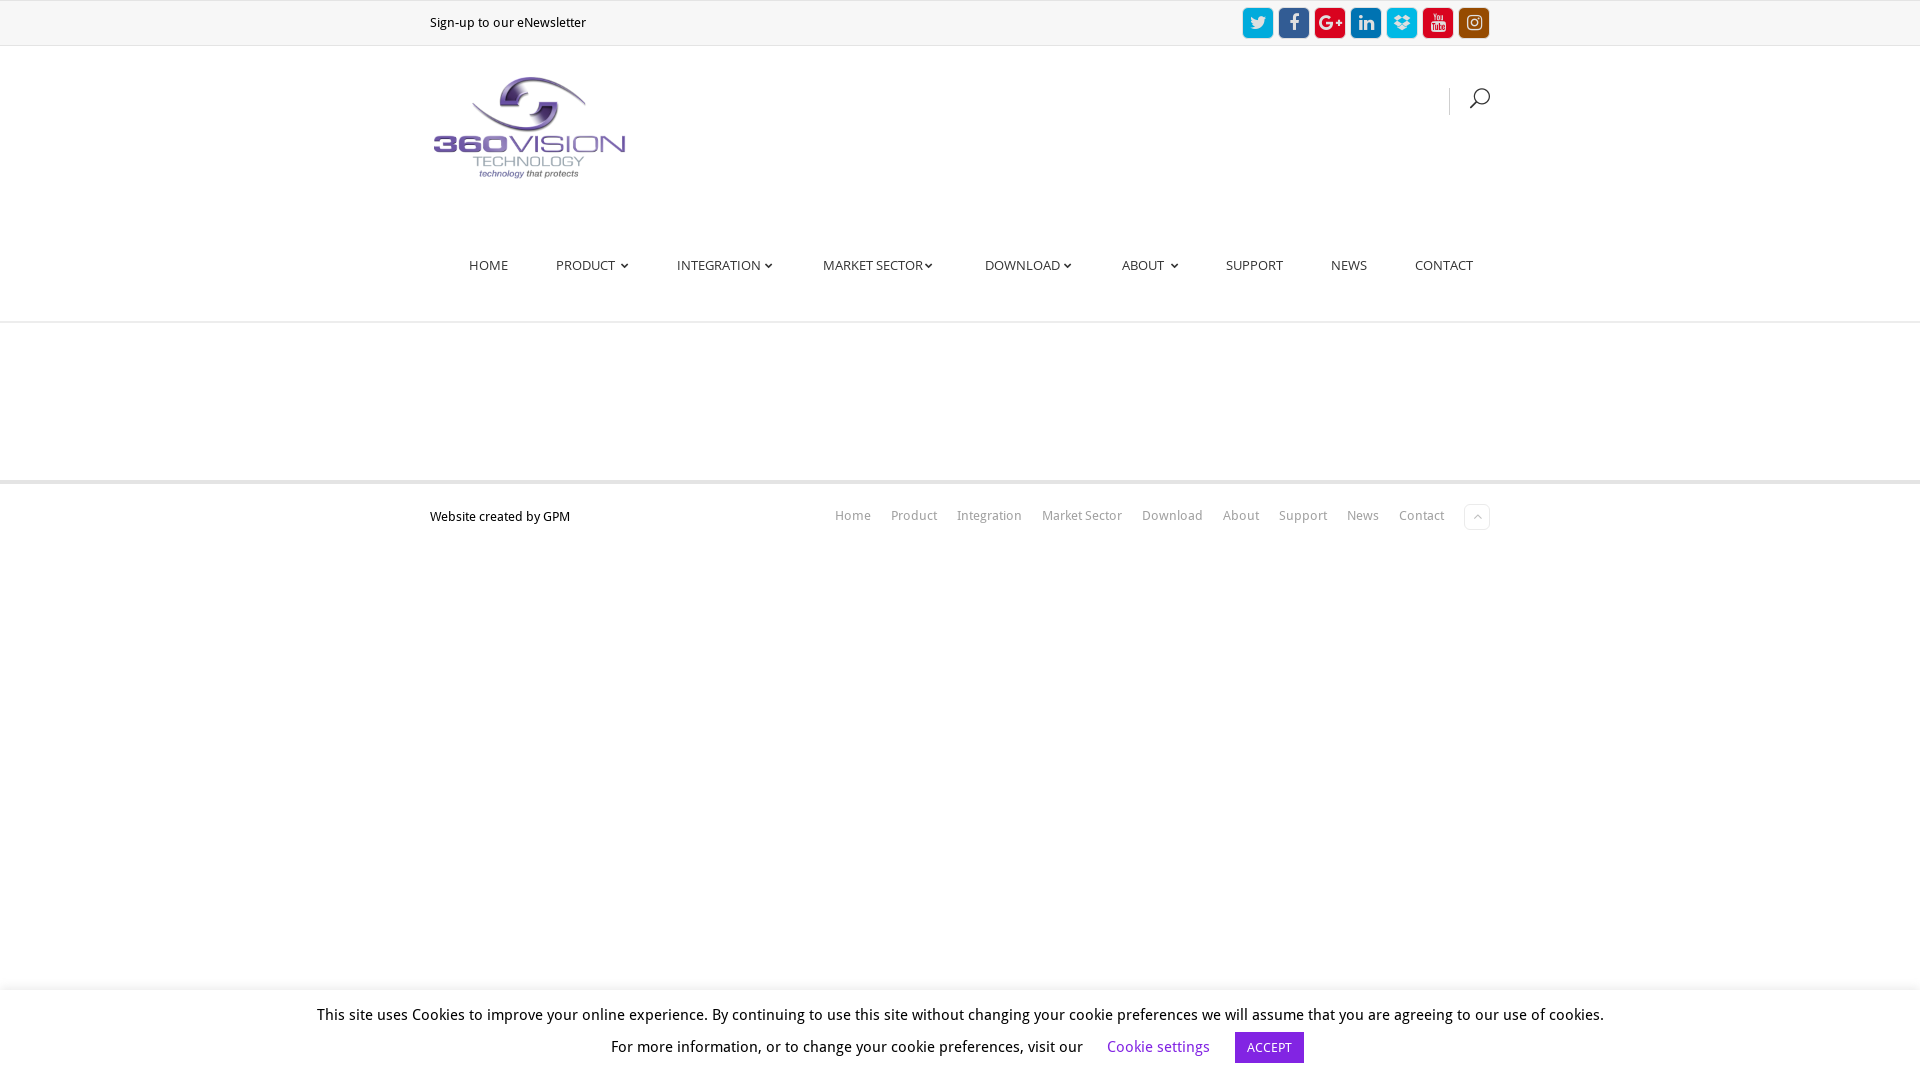  What do you see at coordinates (1222, 514) in the screenshot?
I see `'About'` at bounding box center [1222, 514].